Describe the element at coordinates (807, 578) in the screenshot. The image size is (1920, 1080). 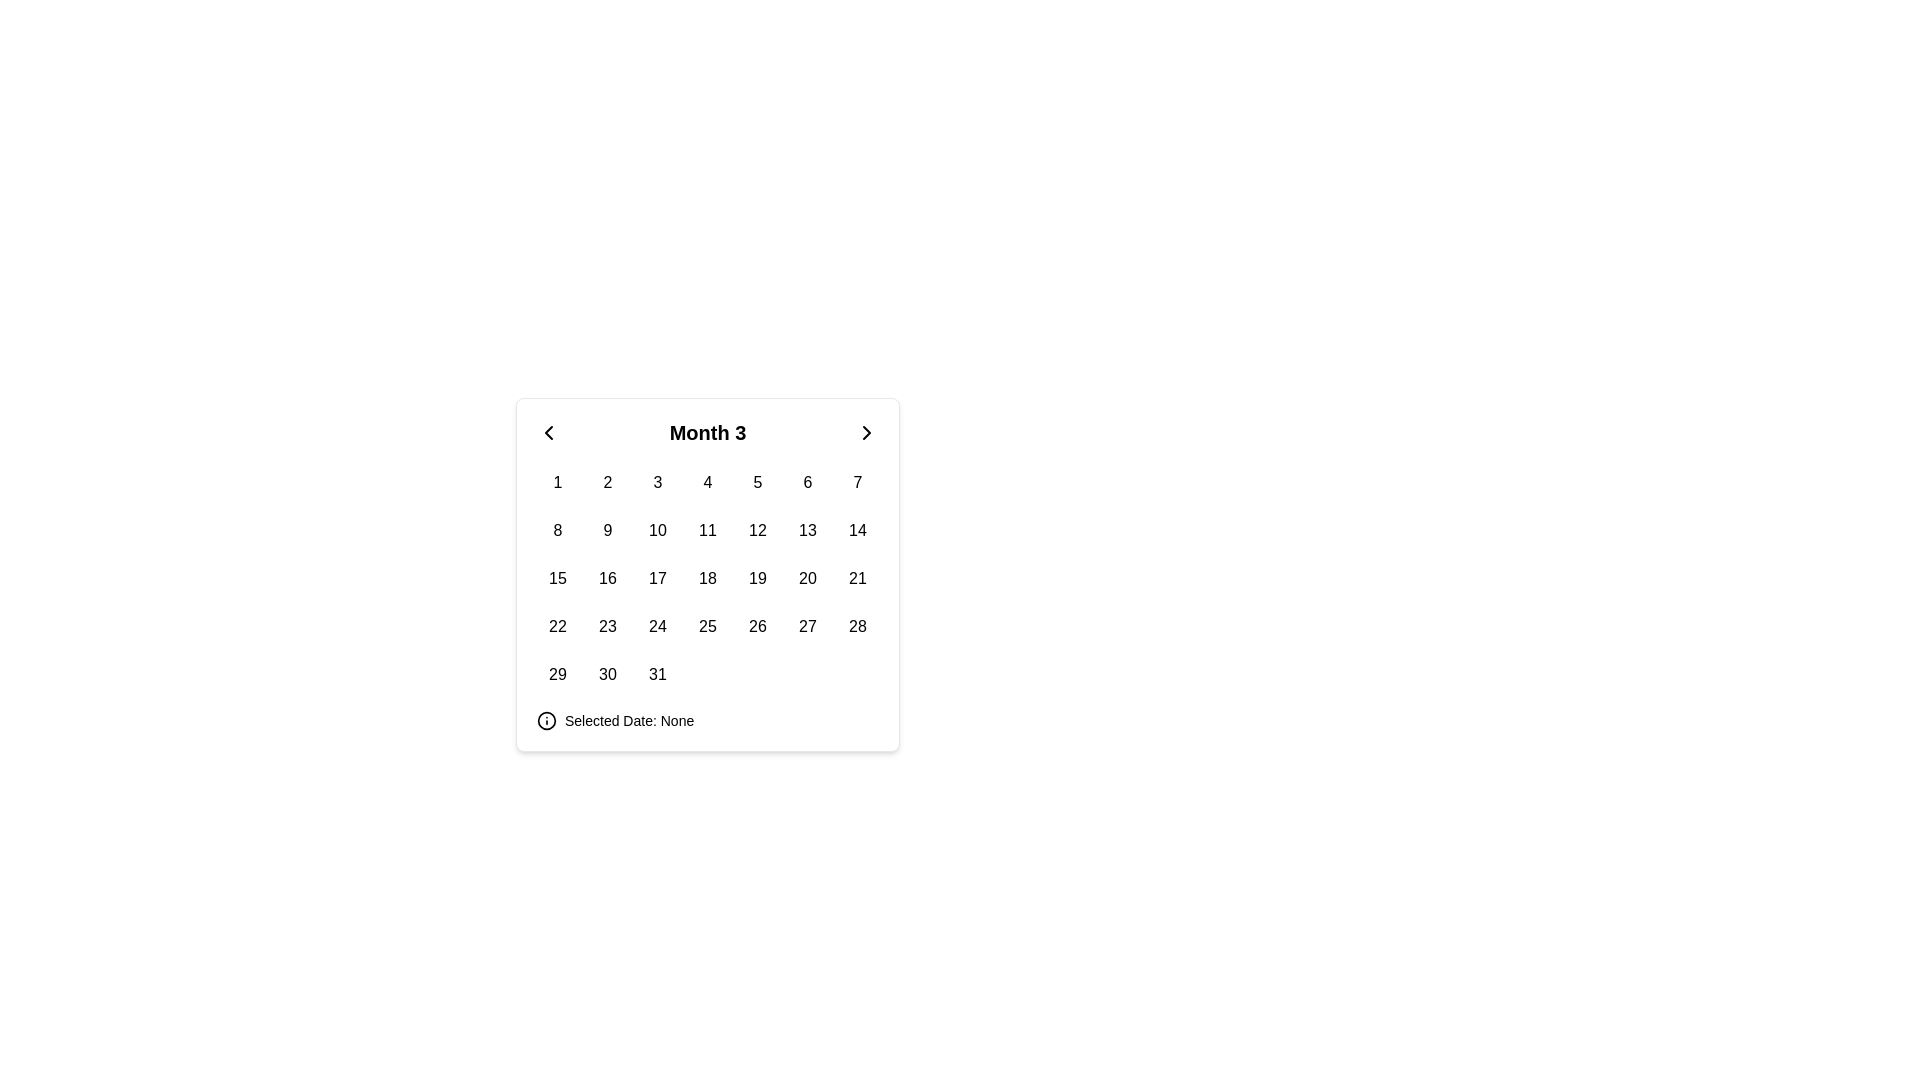
I see `the text displaying the number '20' in the third row and sixth column of the calendar grid` at that location.